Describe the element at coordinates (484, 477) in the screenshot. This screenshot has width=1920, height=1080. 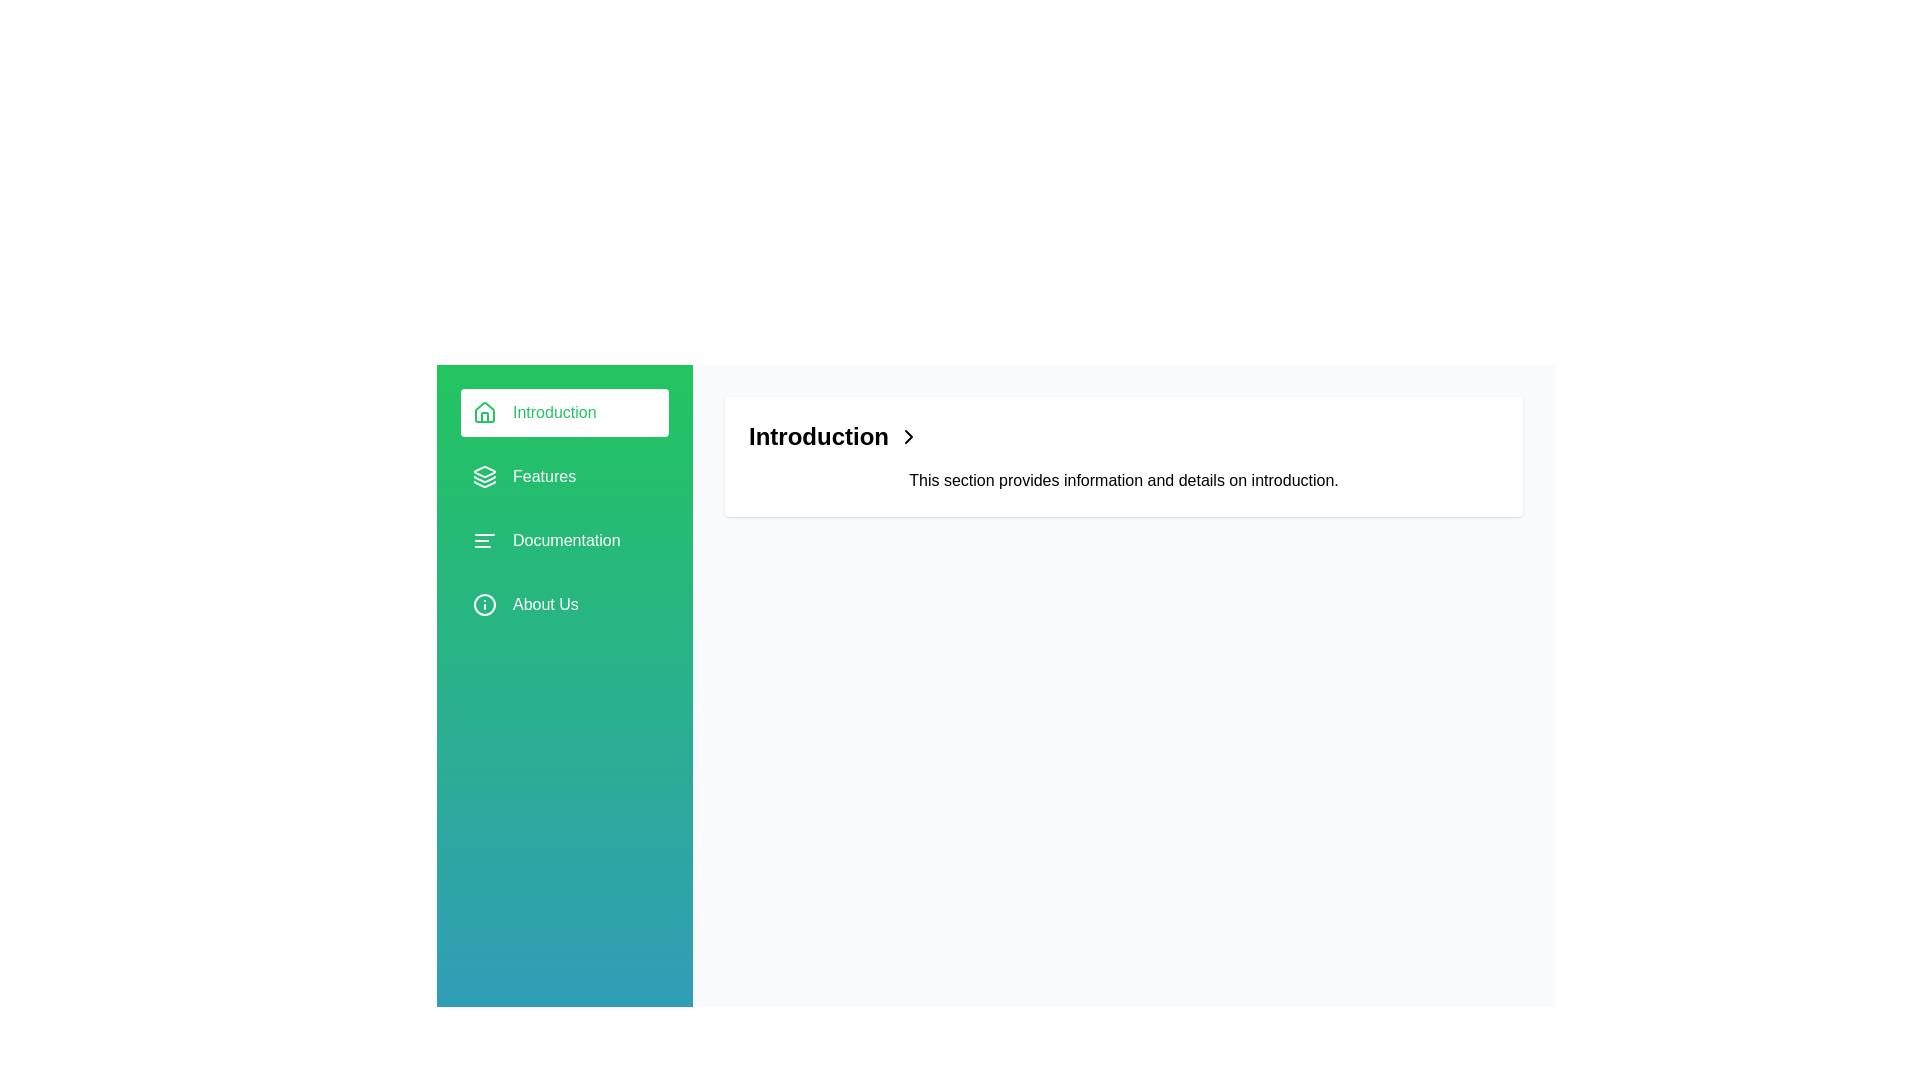
I see `the 'Features' menu icon located next to the labeled text in the vertical navigation menu` at that location.